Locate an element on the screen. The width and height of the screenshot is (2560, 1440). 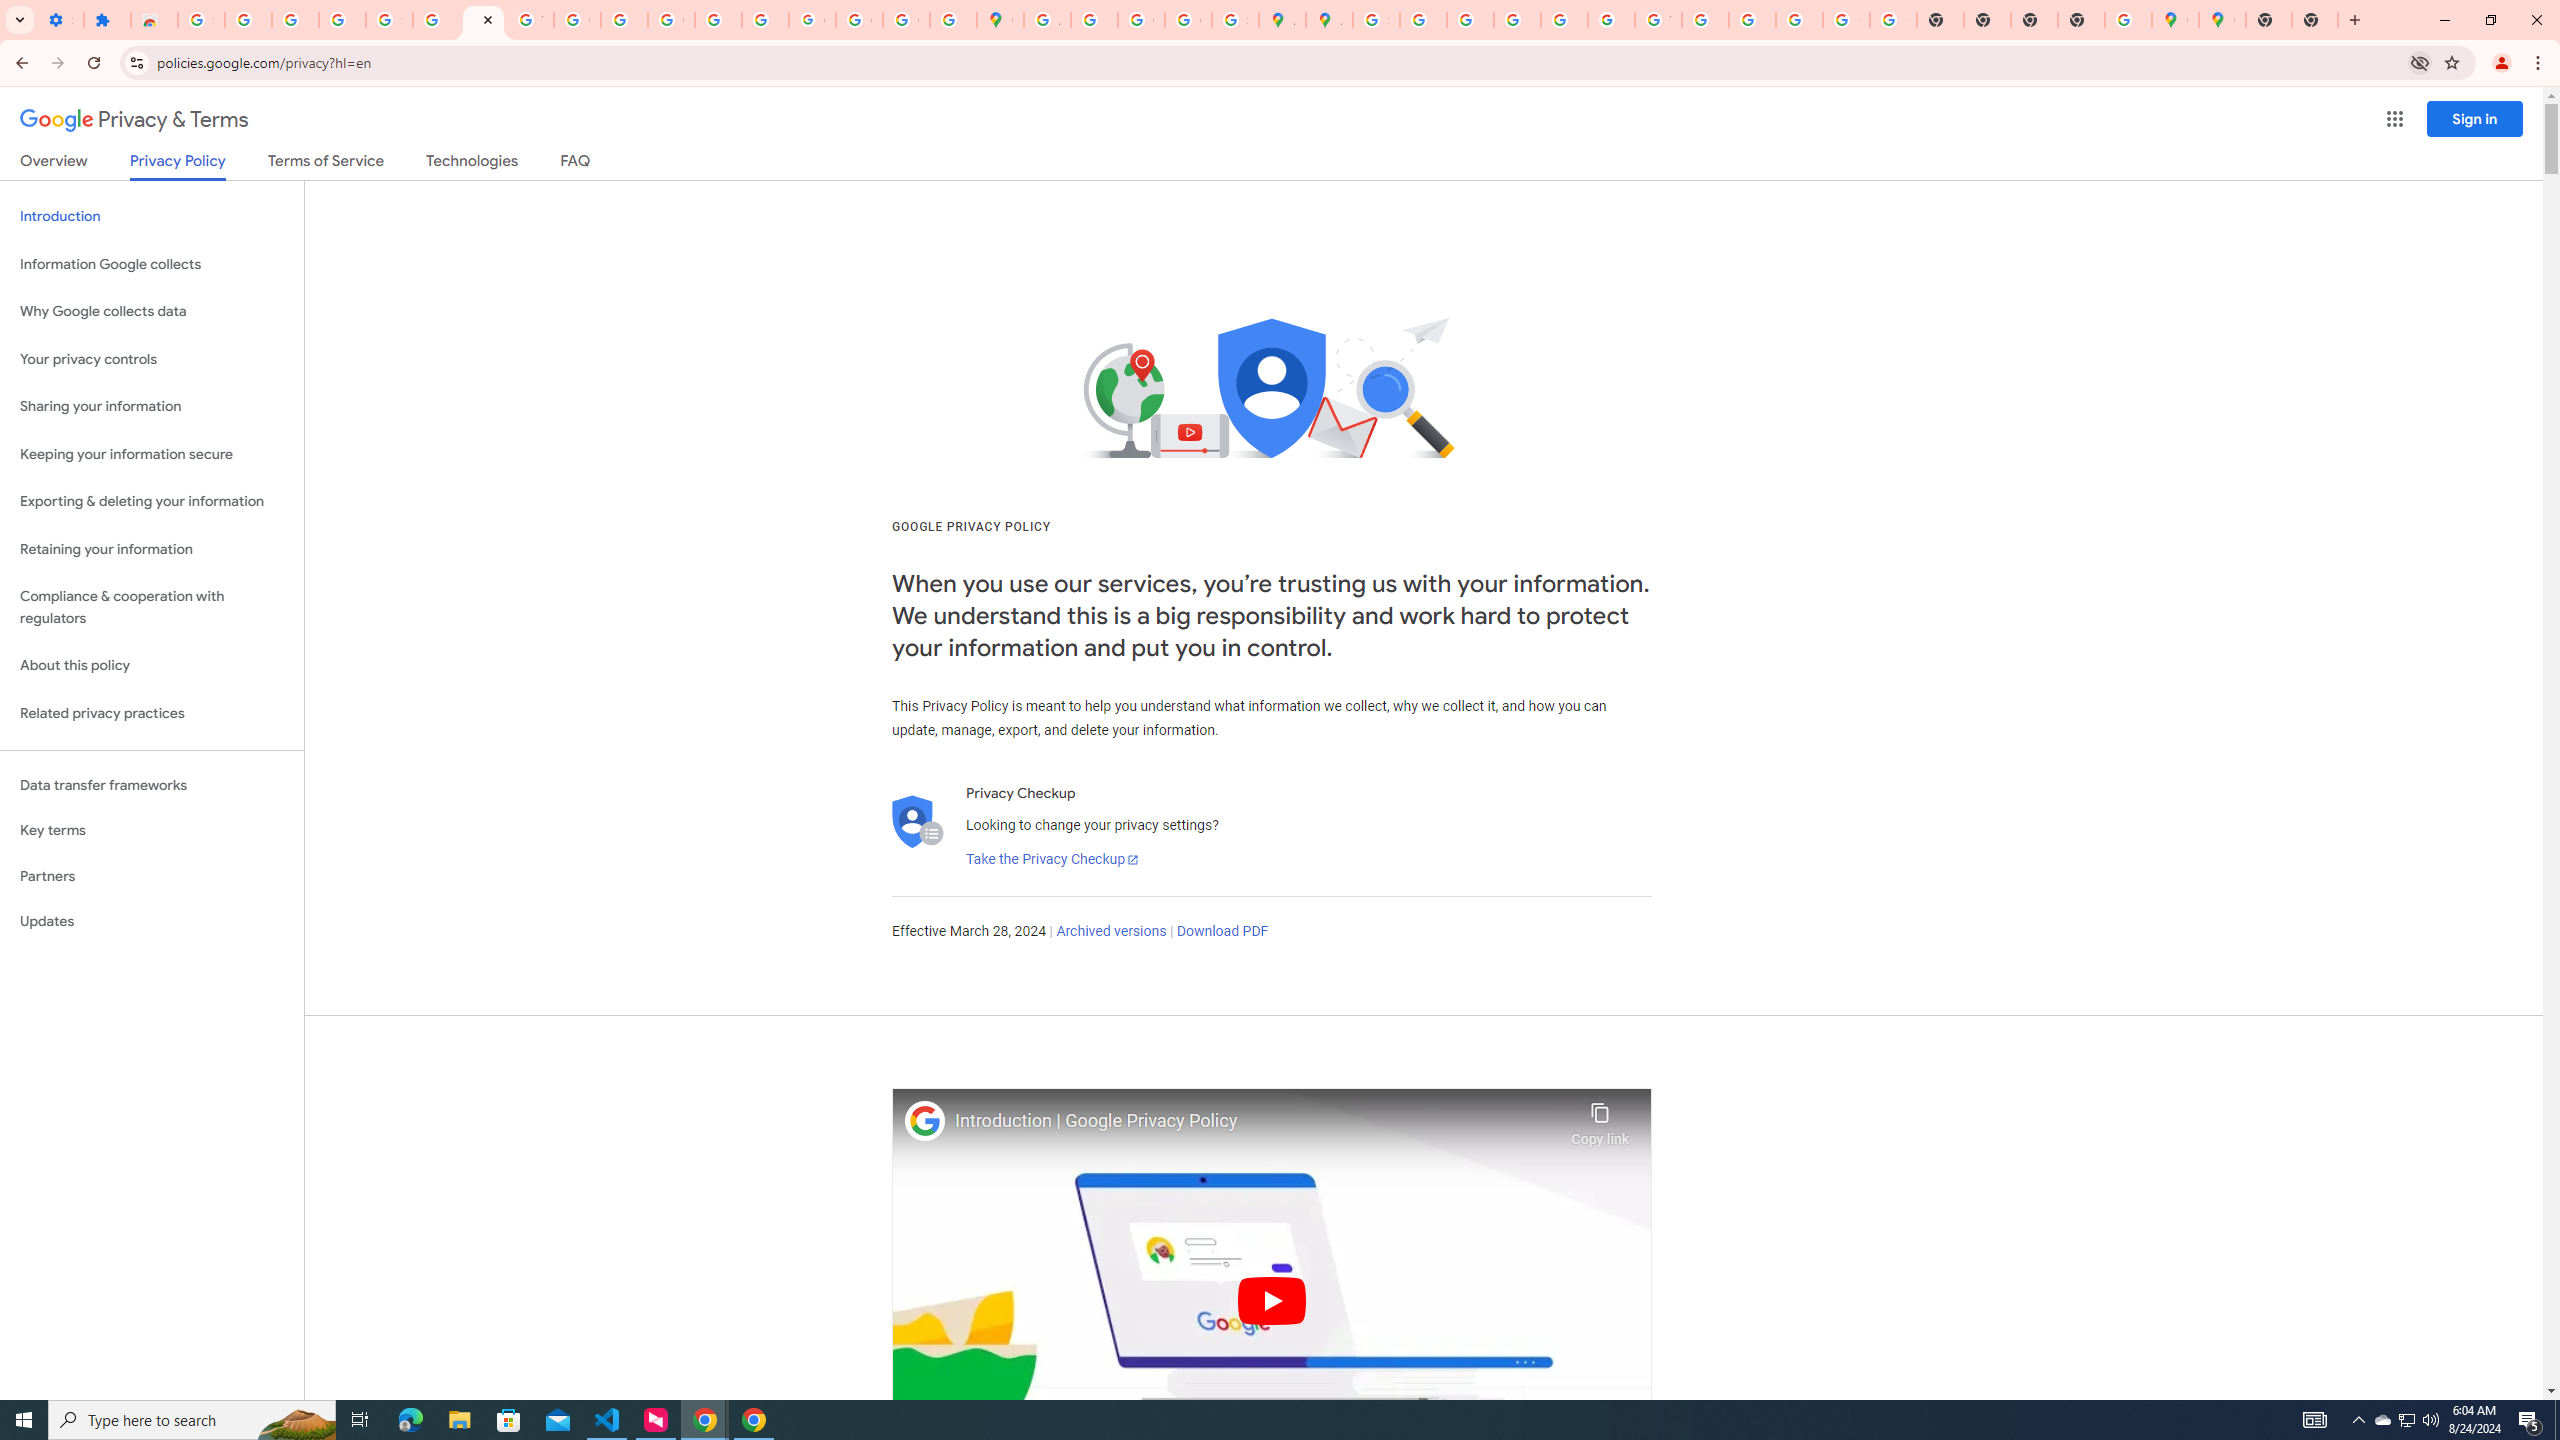
'Delete photos & videos - Computer - Google Photos Help' is located at coordinates (248, 19).